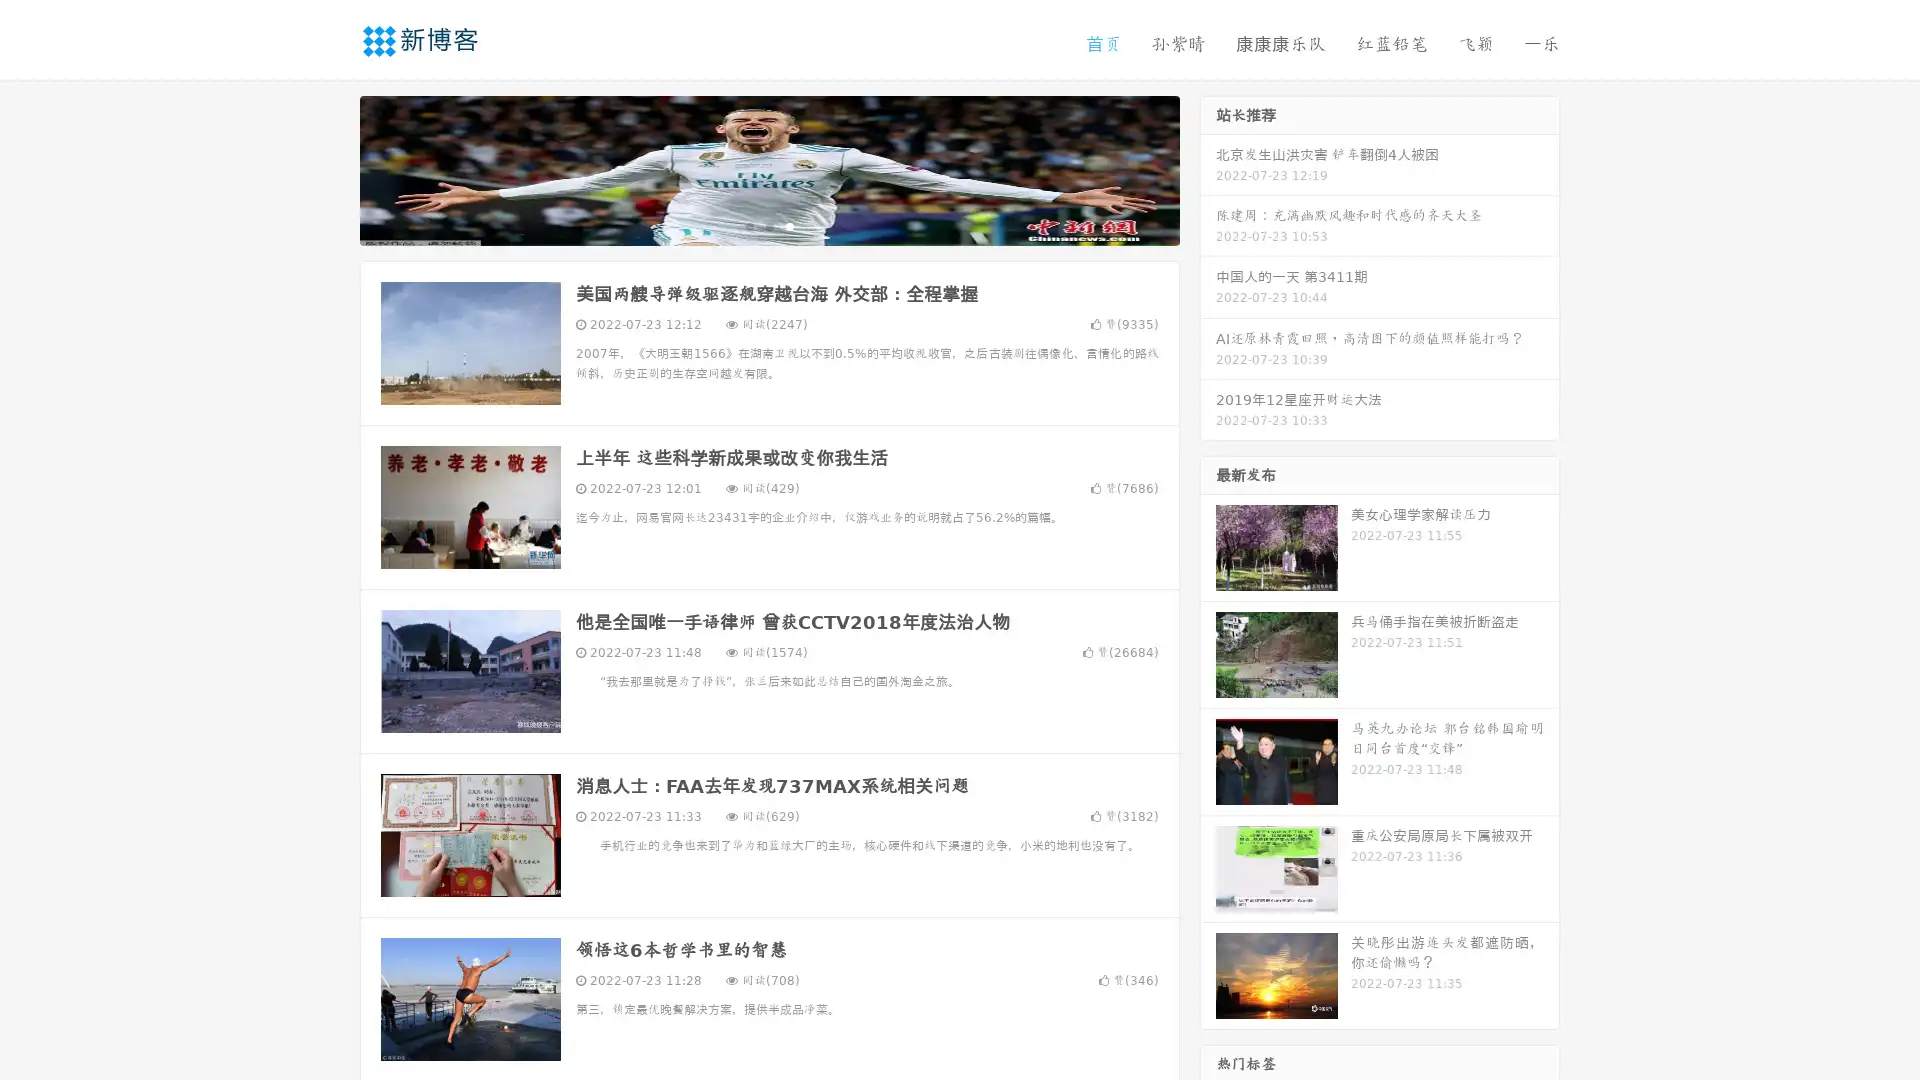 This screenshot has width=1920, height=1080. What do you see at coordinates (748, 225) in the screenshot?
I see `Go to slide 1` at bounding box center [748, 225].